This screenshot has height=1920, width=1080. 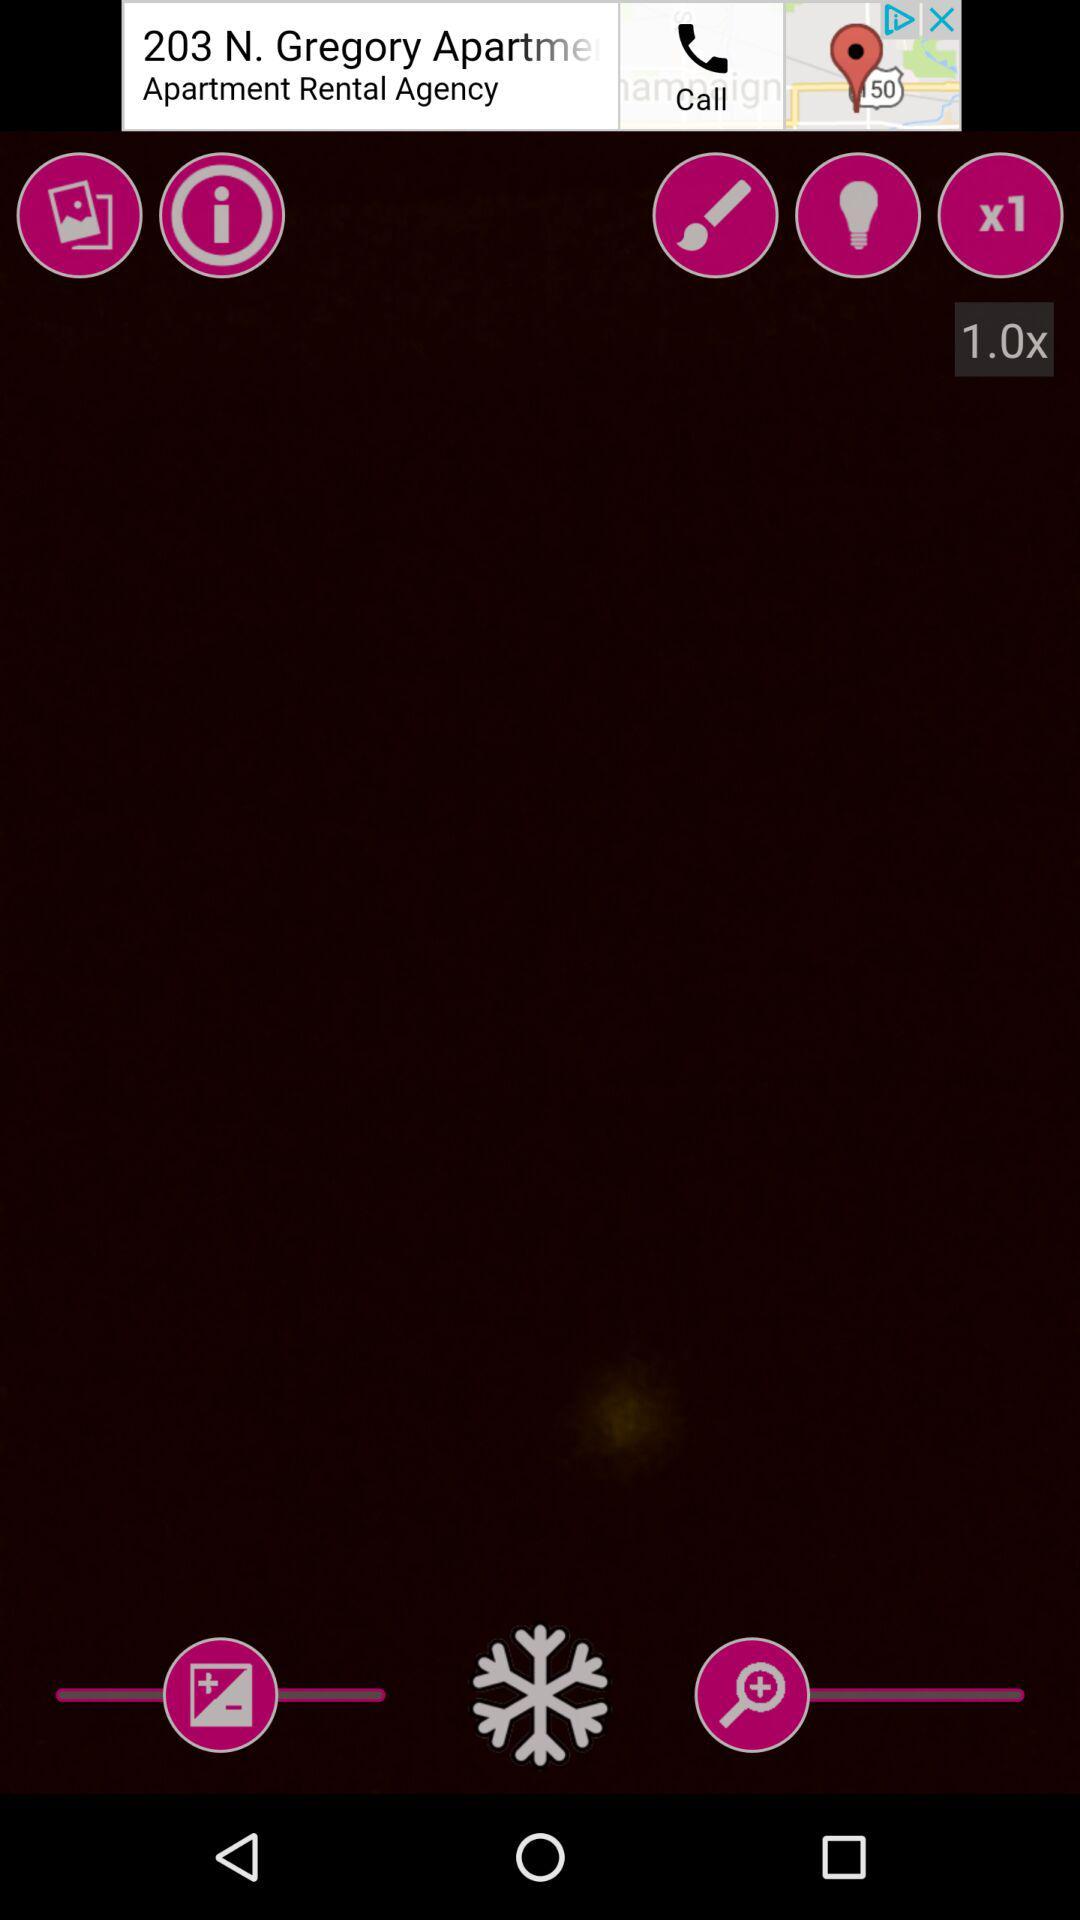 What do you see at coordinates (714, 215) in the screenshot?
I see `the edit icon` at bounding box center [714, 215].